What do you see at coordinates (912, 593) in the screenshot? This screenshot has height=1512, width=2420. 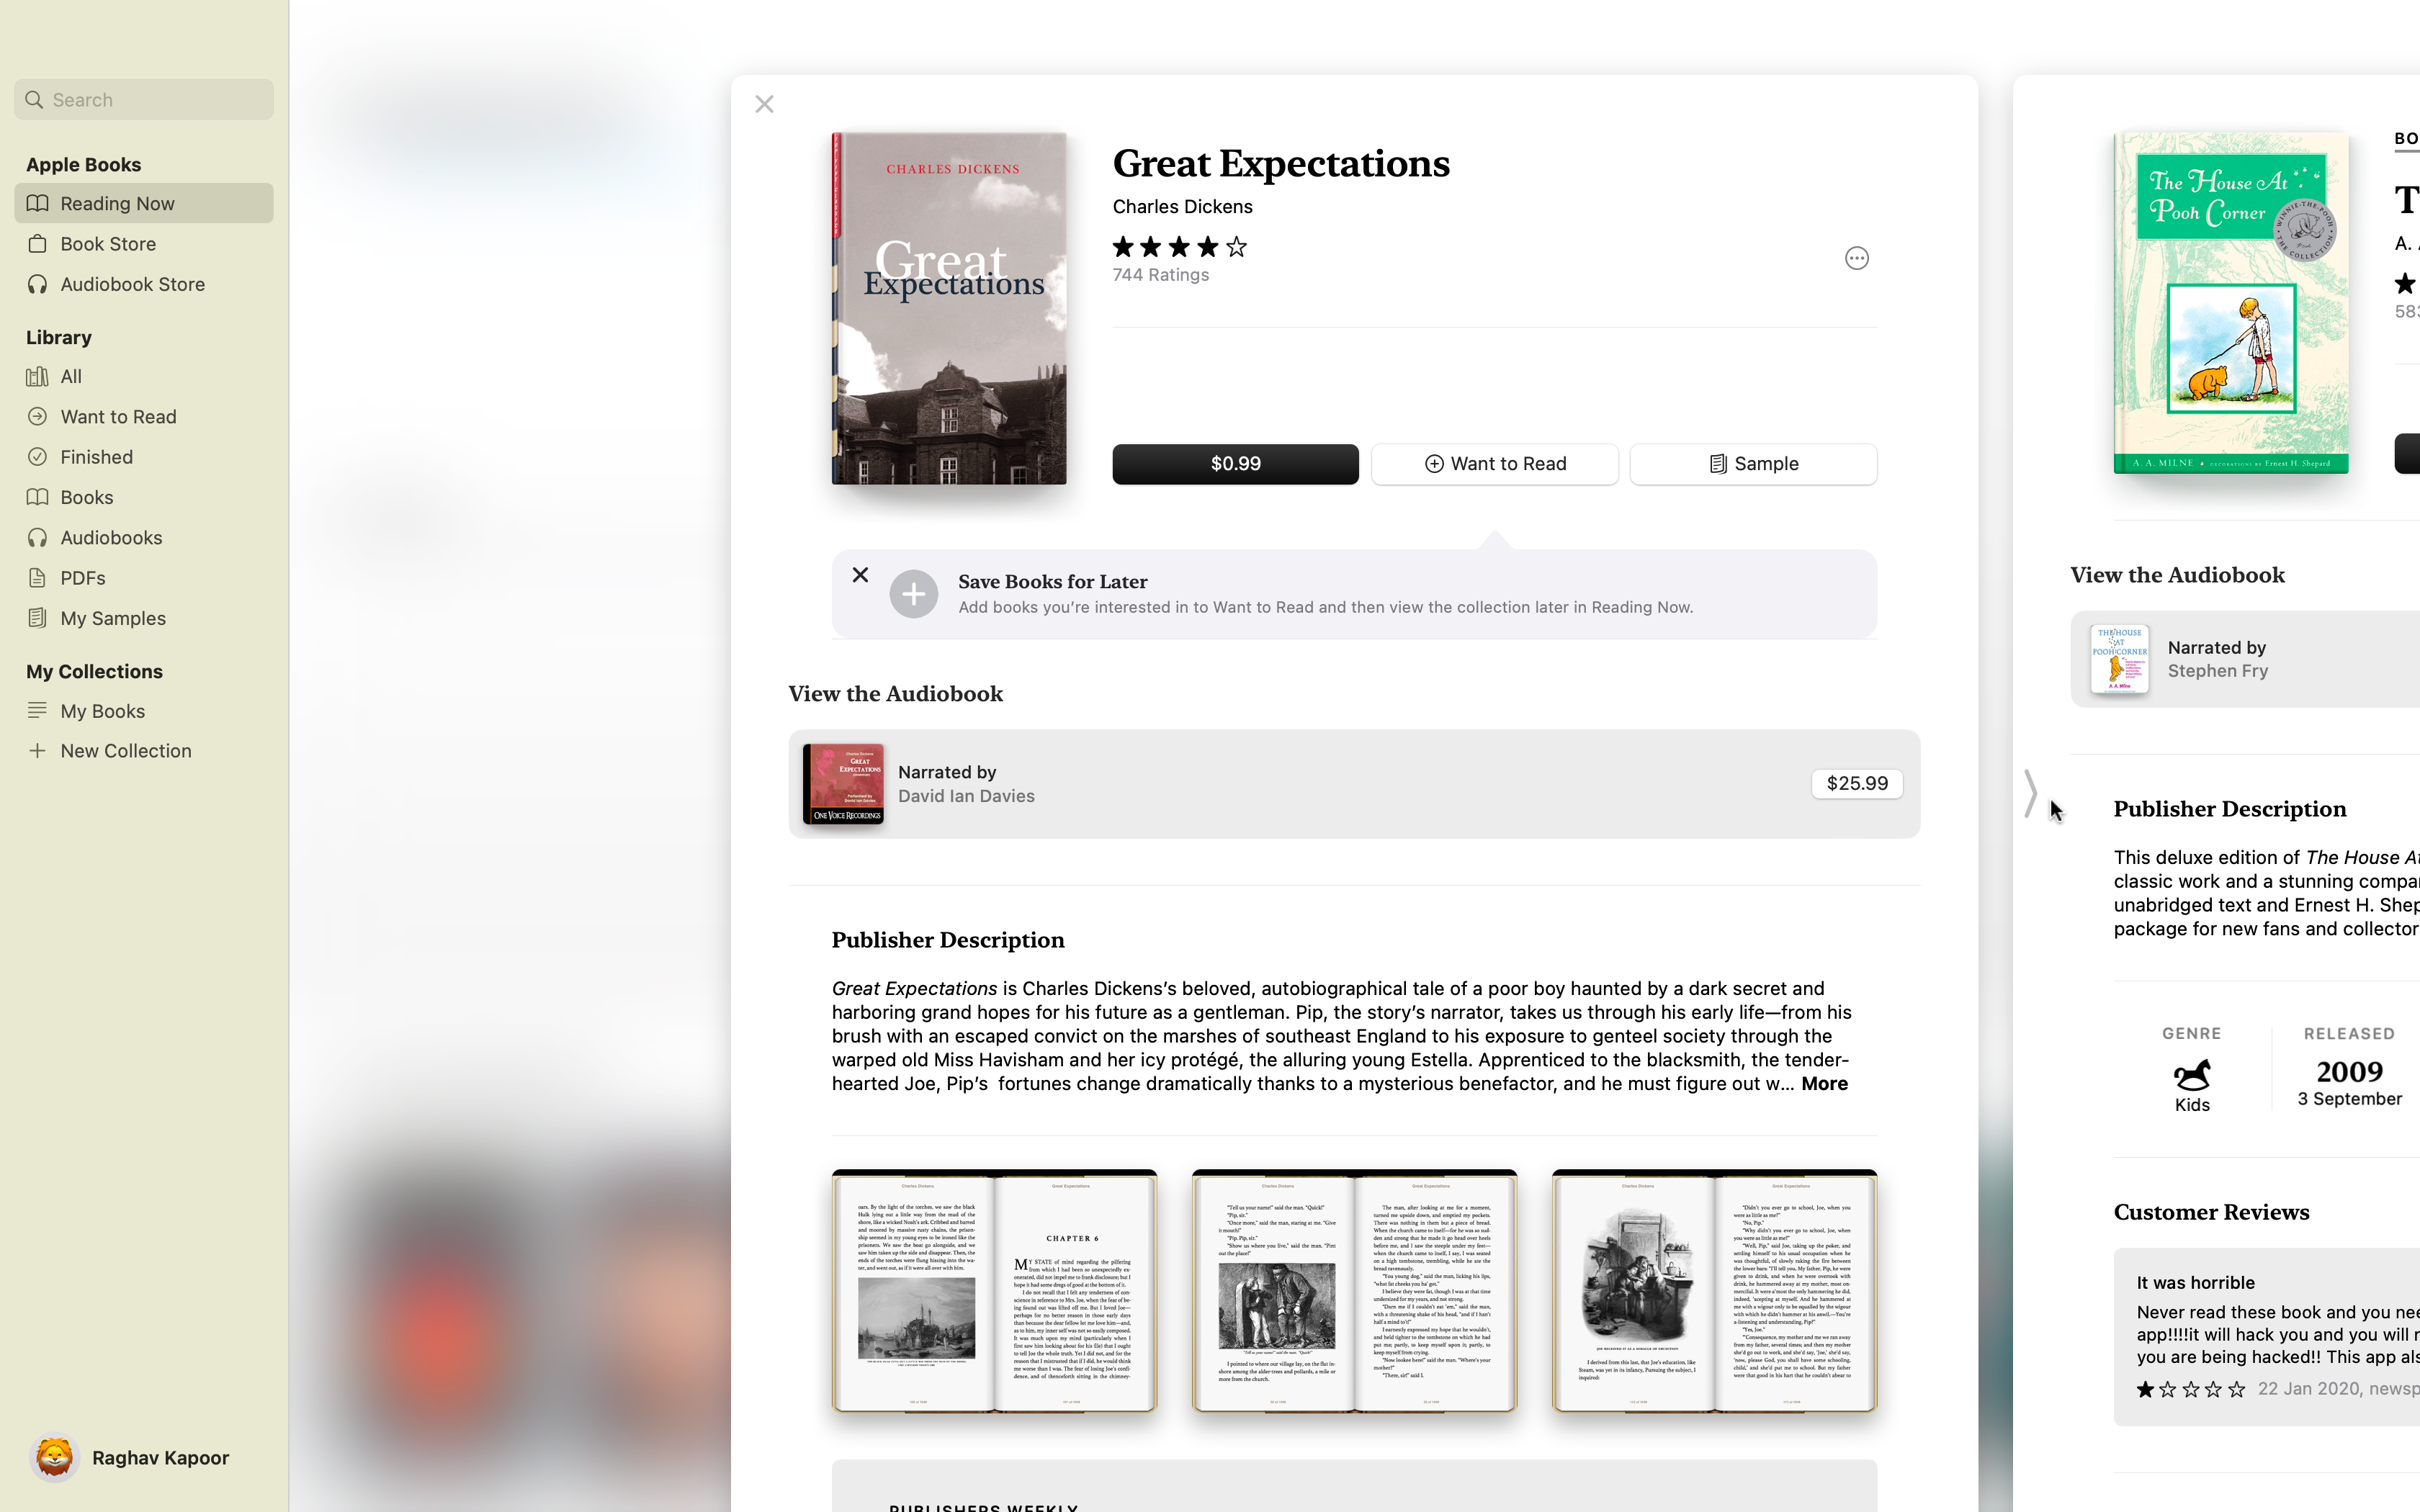 I see `Put the selected book in your wish list` at bounding box center [912, 593].